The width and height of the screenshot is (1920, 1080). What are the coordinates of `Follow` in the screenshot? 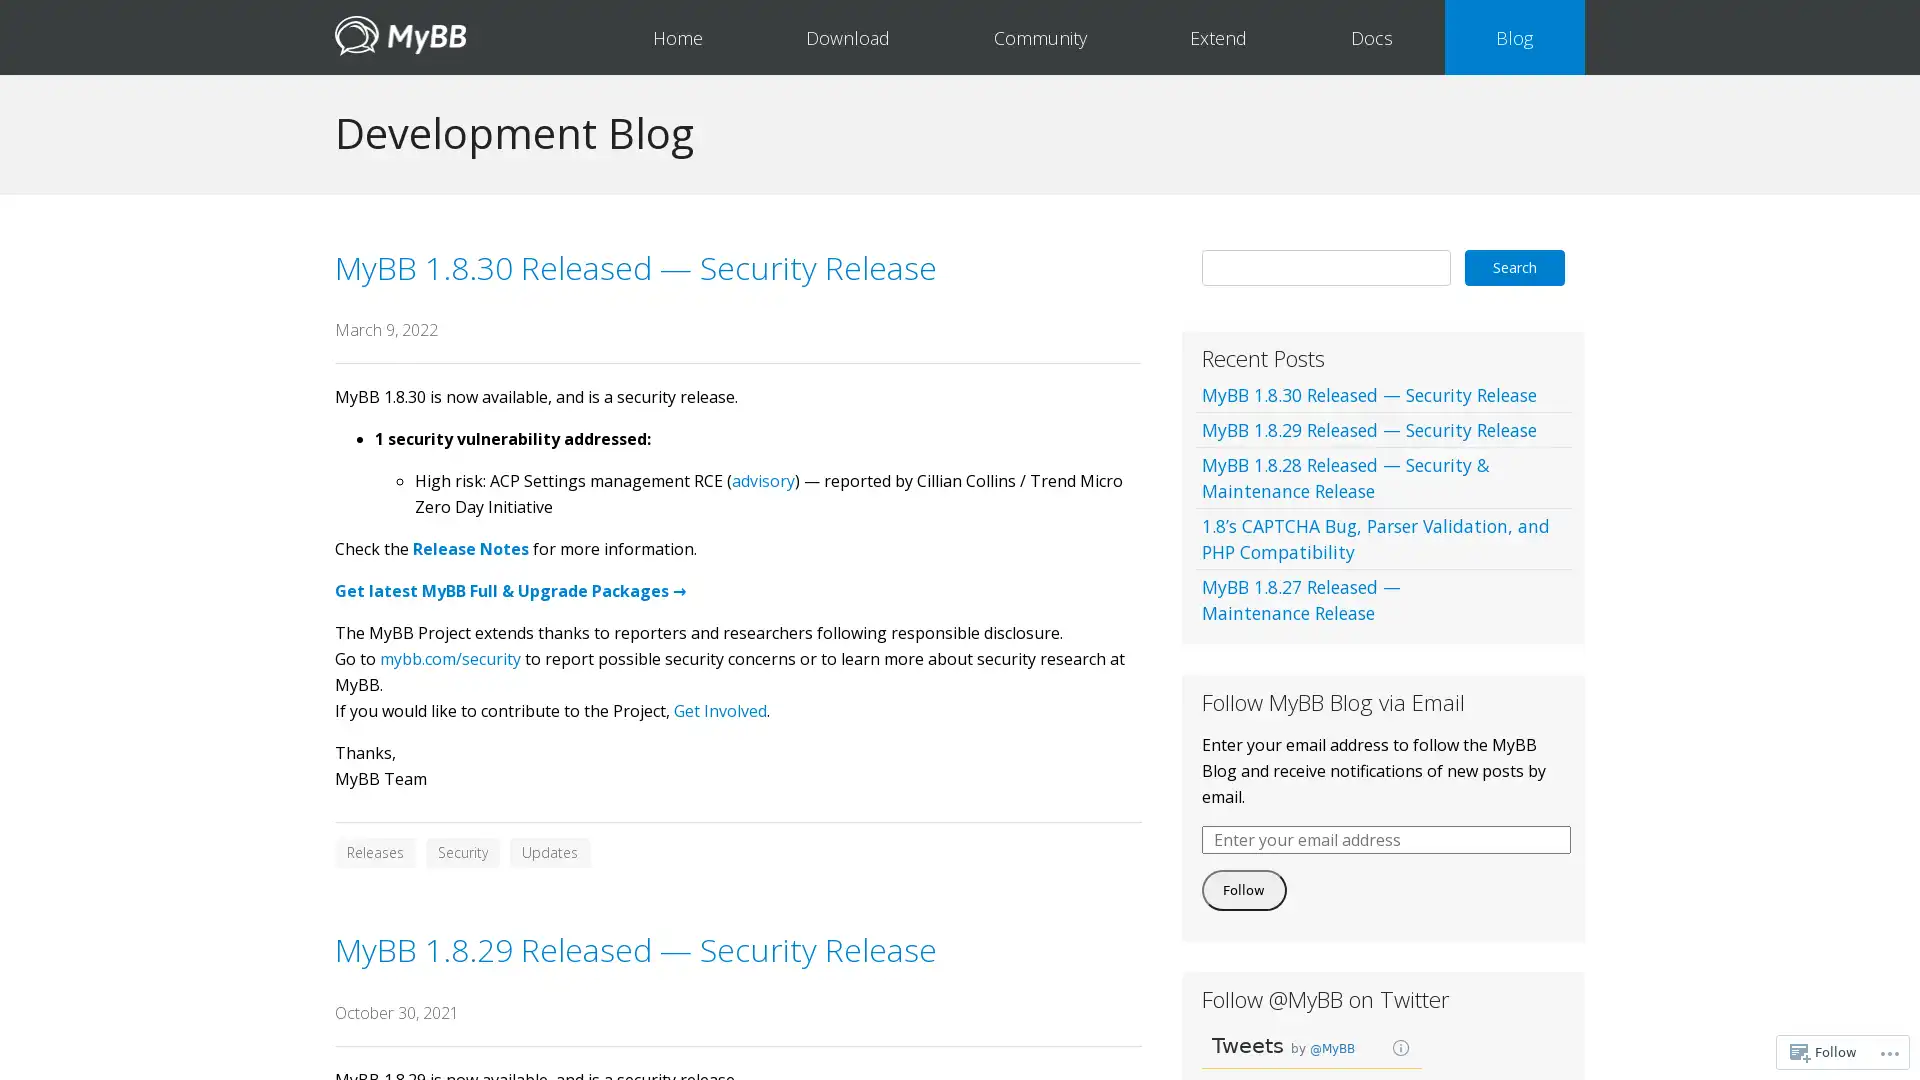 It's located at (1242, 889).